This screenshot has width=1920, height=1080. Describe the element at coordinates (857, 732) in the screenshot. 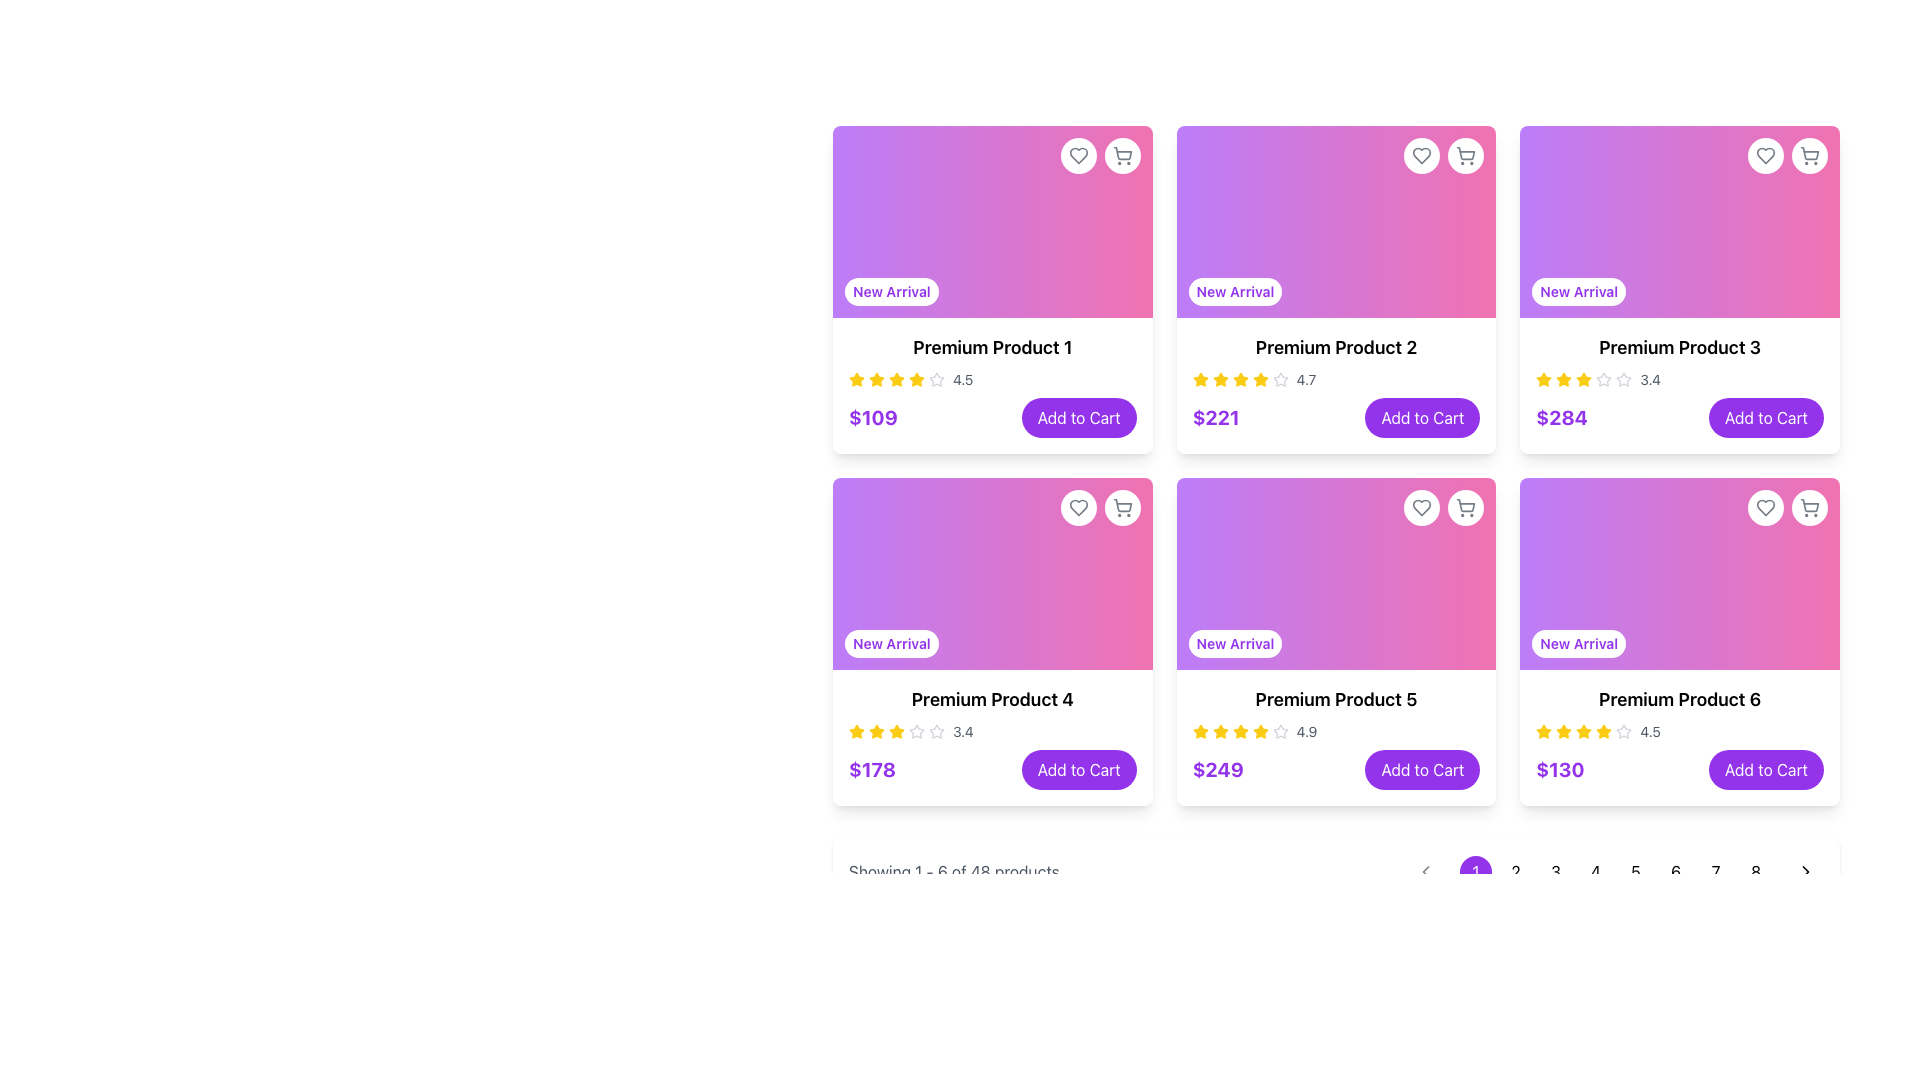

I see `the first star icon in the star rating system below the title 'Premium Product 4'` at that location.